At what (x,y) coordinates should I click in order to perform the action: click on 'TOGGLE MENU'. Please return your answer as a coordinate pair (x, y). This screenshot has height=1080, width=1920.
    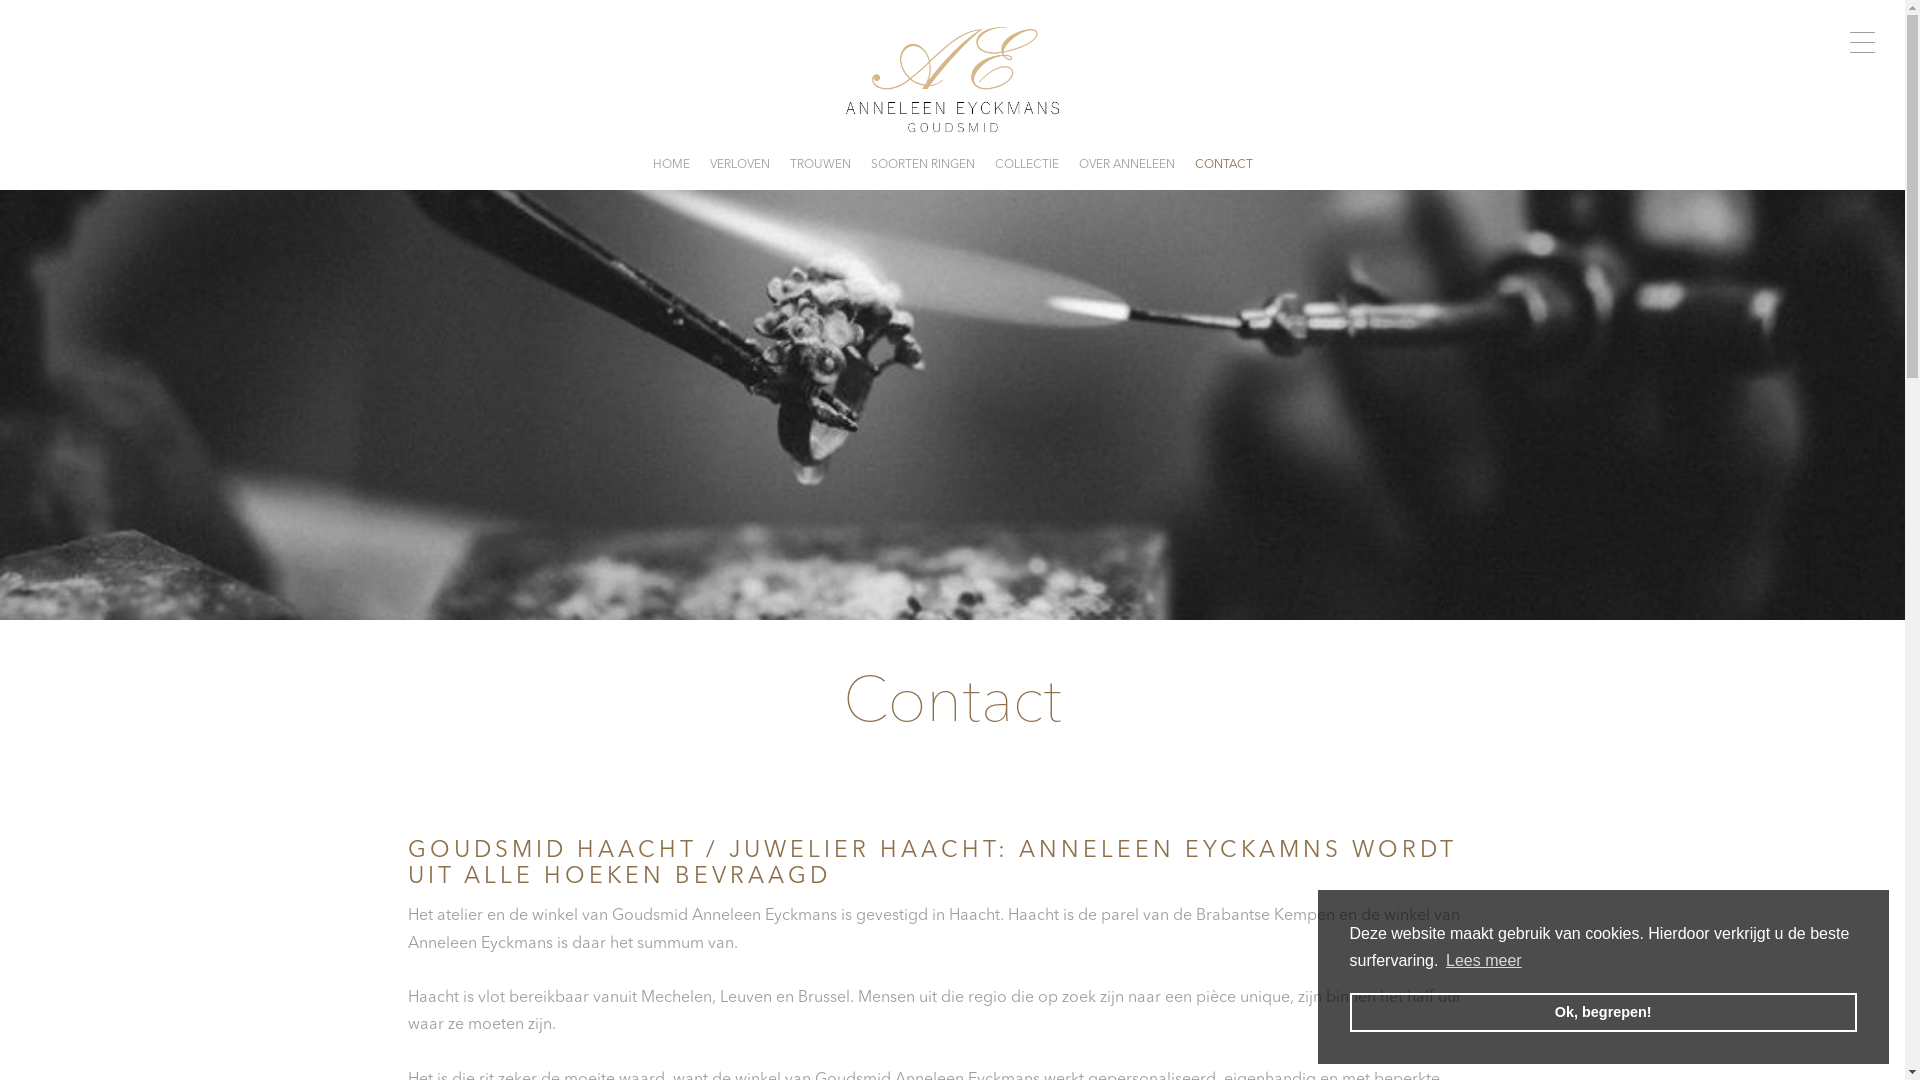
    Looking at the image, I should click on (1861, 42).